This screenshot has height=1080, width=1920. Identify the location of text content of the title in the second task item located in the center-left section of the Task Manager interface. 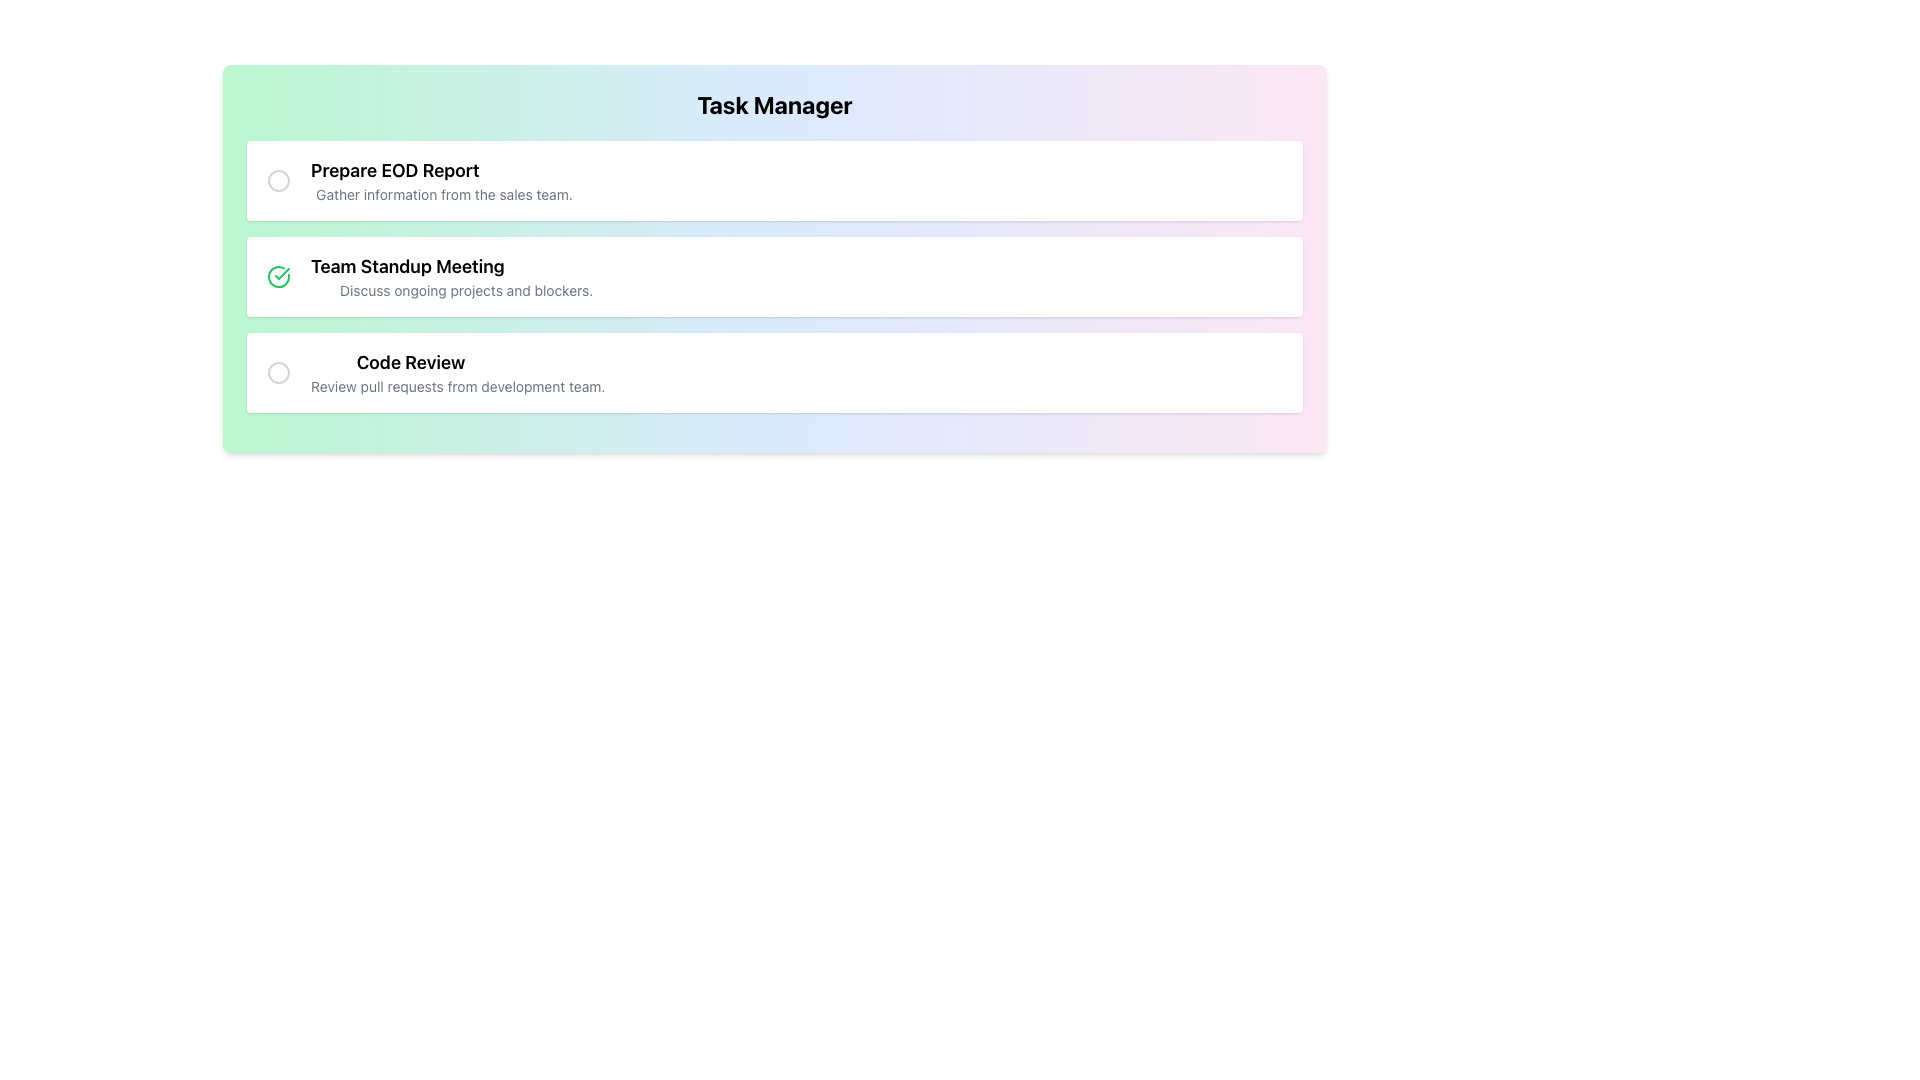
(465, 265).